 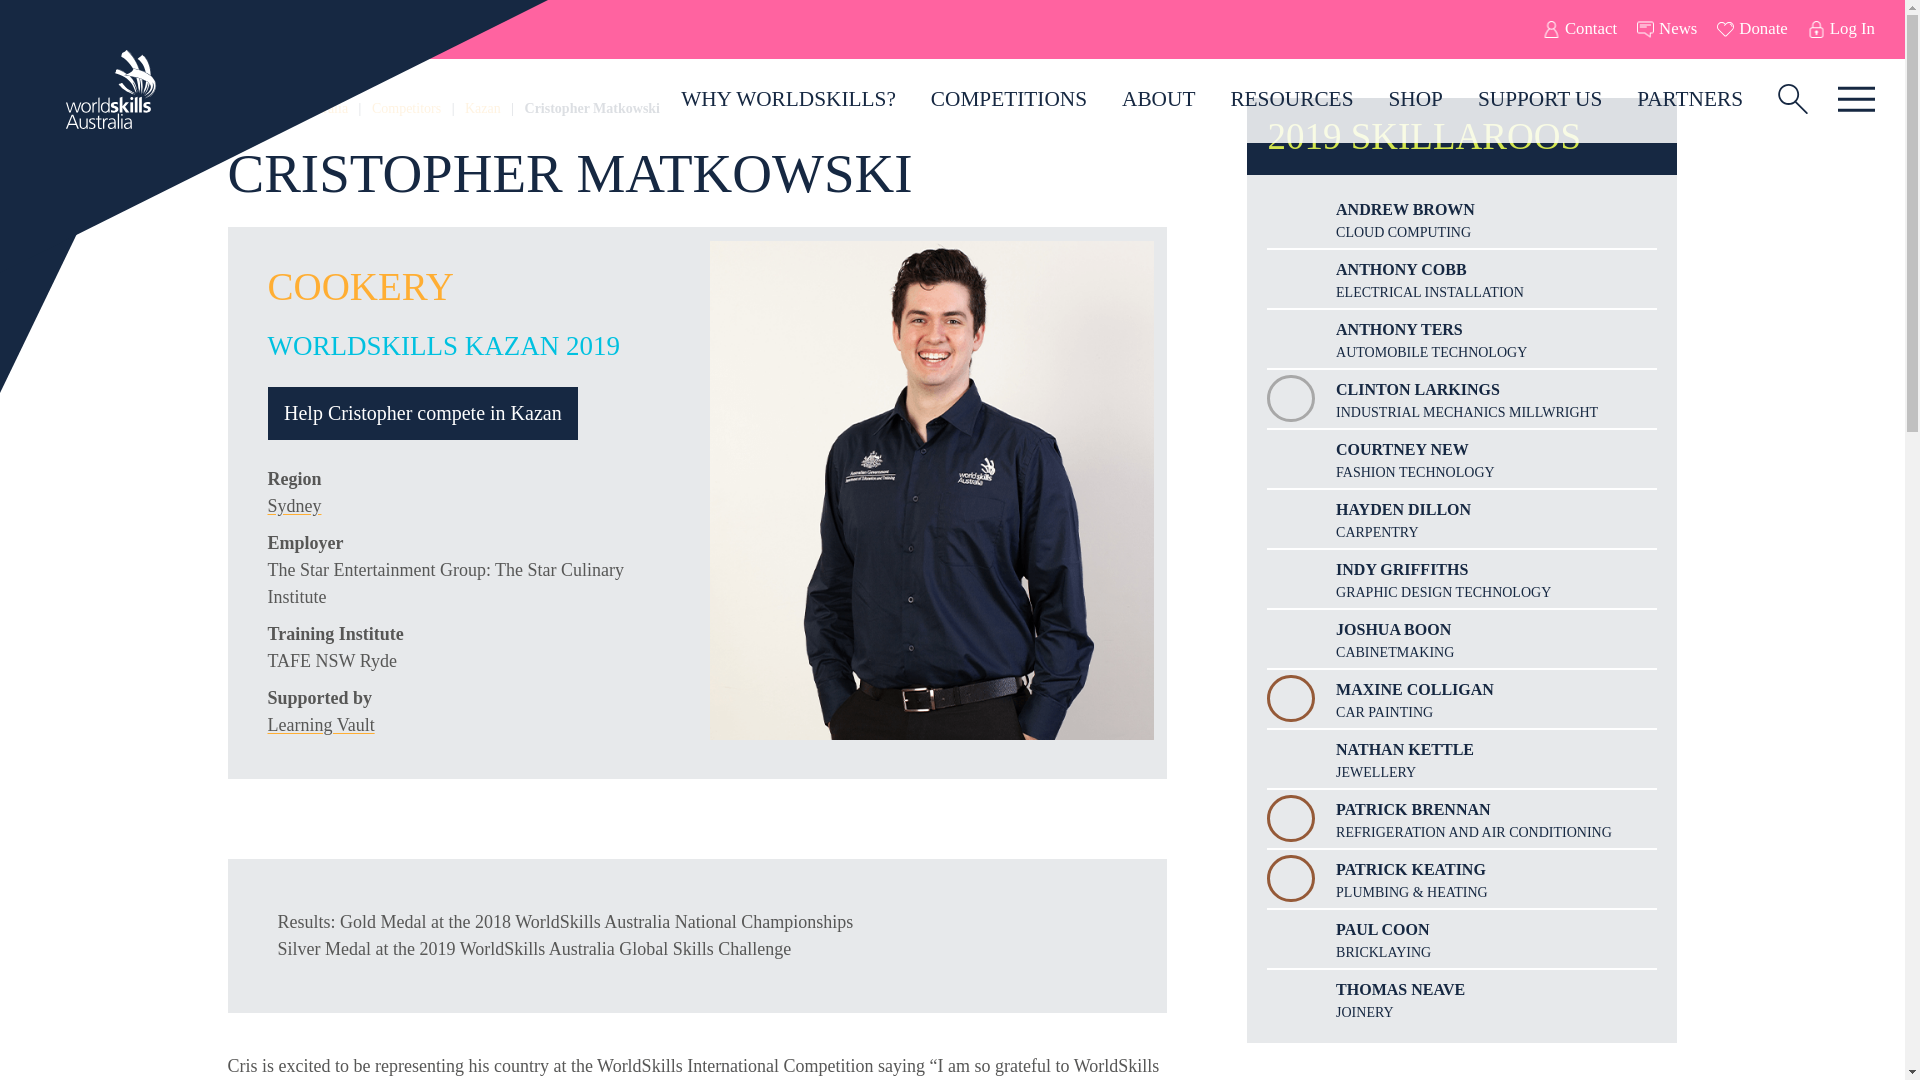 I want to click on 'MAXINE COLLIGAN, so click(x=1462, y=697).